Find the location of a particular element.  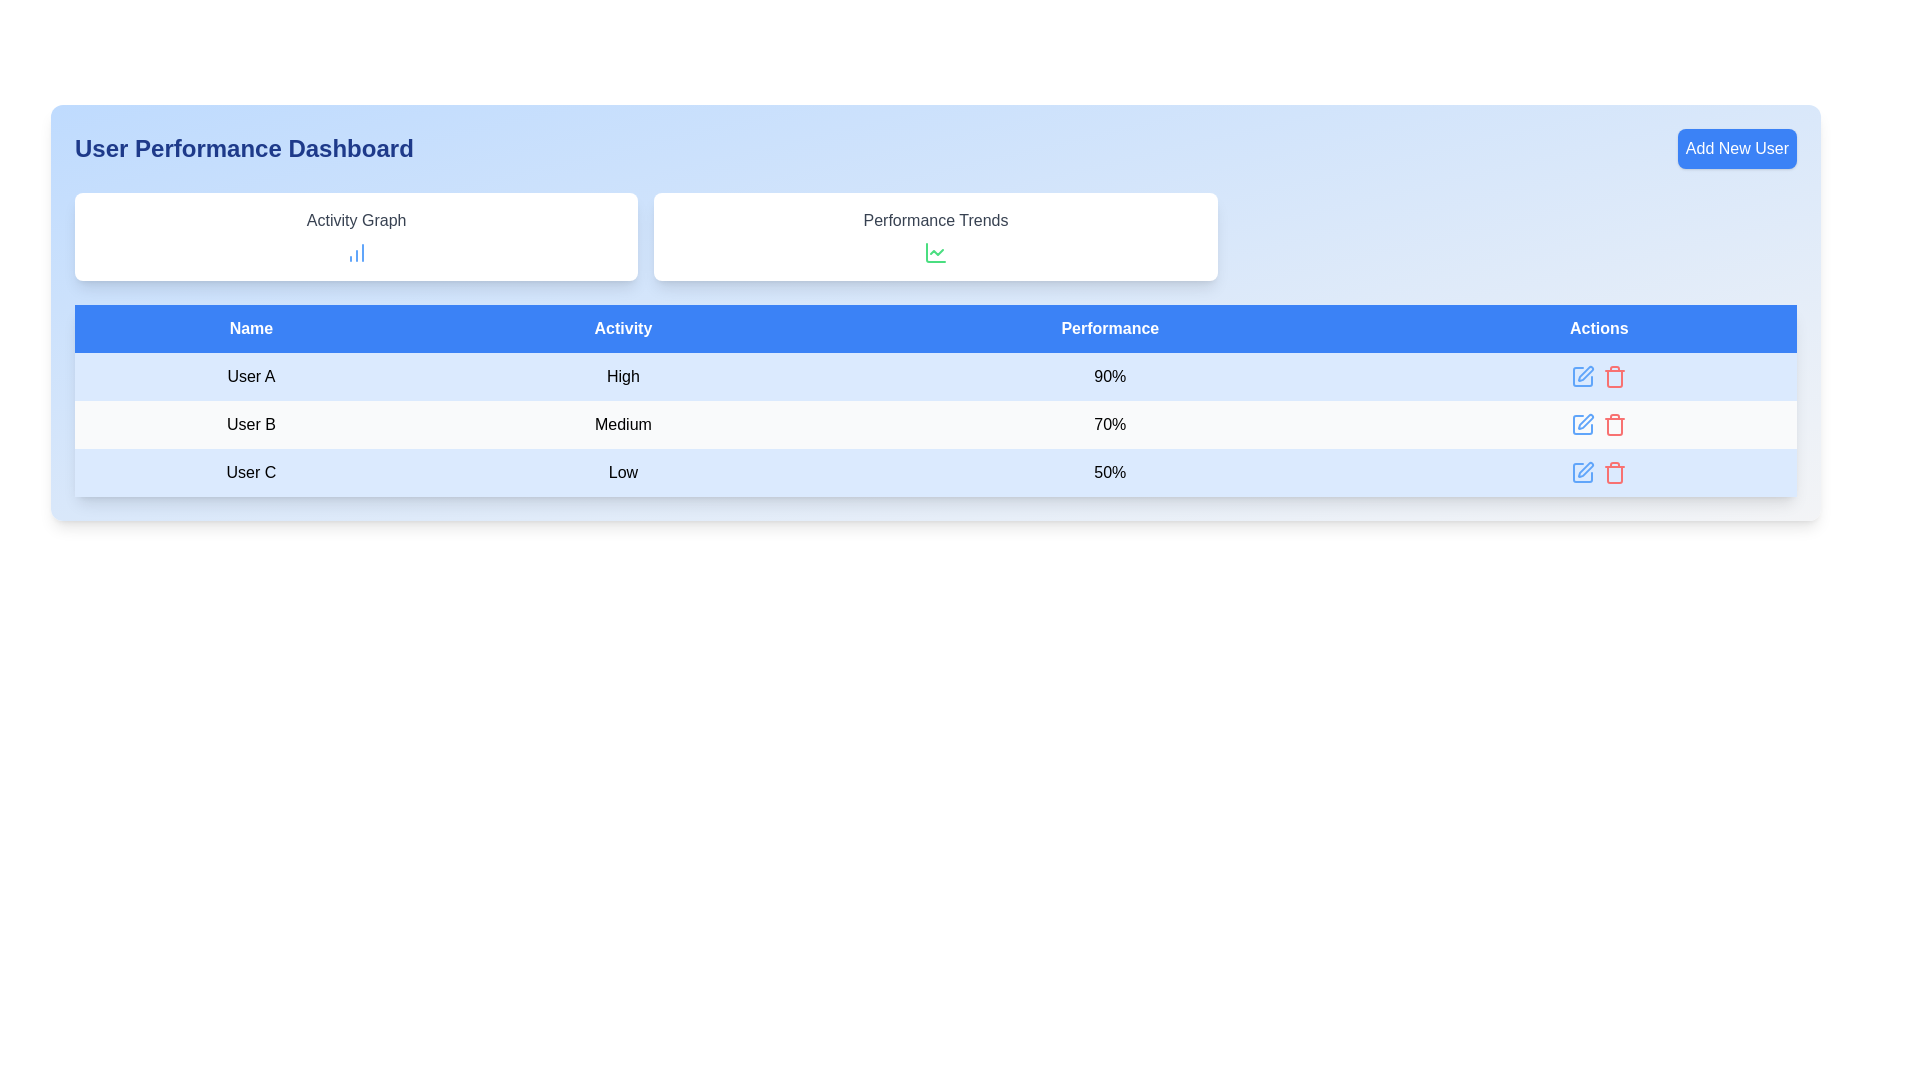

the button in the upper-right corner of the interface is located at coordinates (1736, 148).